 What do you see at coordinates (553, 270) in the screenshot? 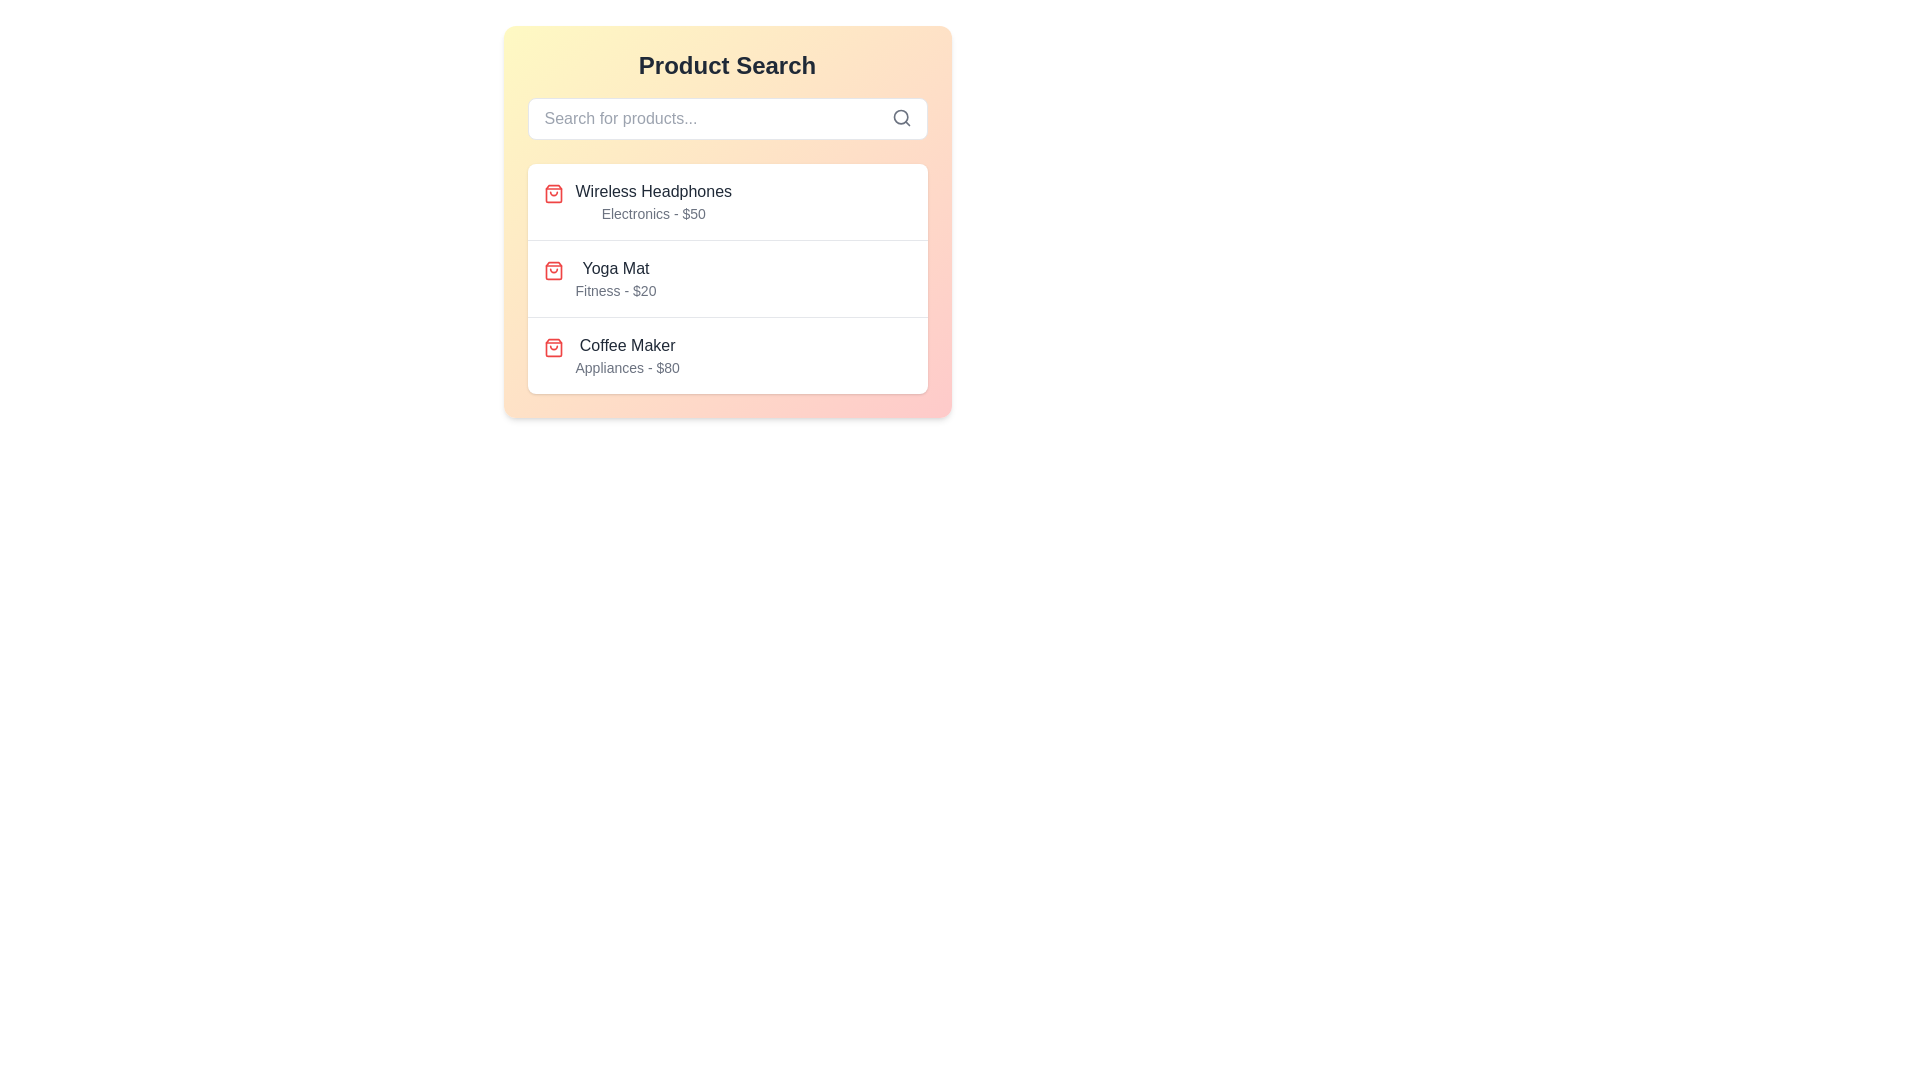
I see `the red shopping bag icon located to the left of the 'Yoga Mat' description in the second product listing` at bounding box center [553, 270].